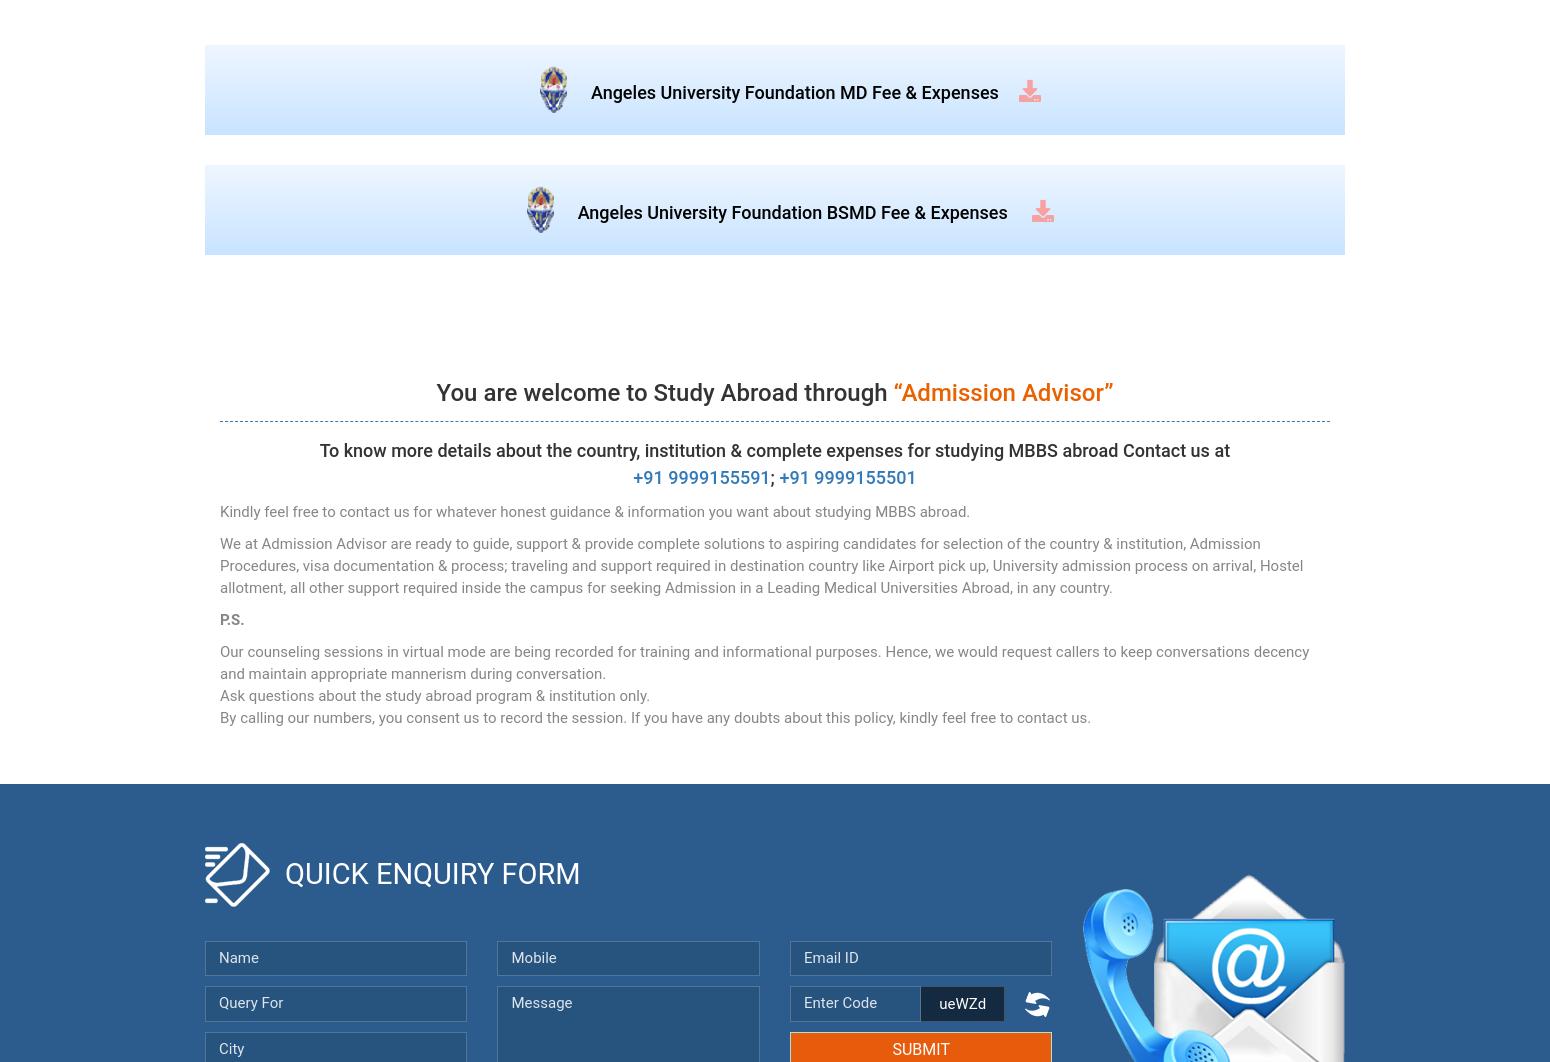 This screenshot has height=1062, width=1550. I want to click on '“Admission Advisor”', so click(1002, 392).